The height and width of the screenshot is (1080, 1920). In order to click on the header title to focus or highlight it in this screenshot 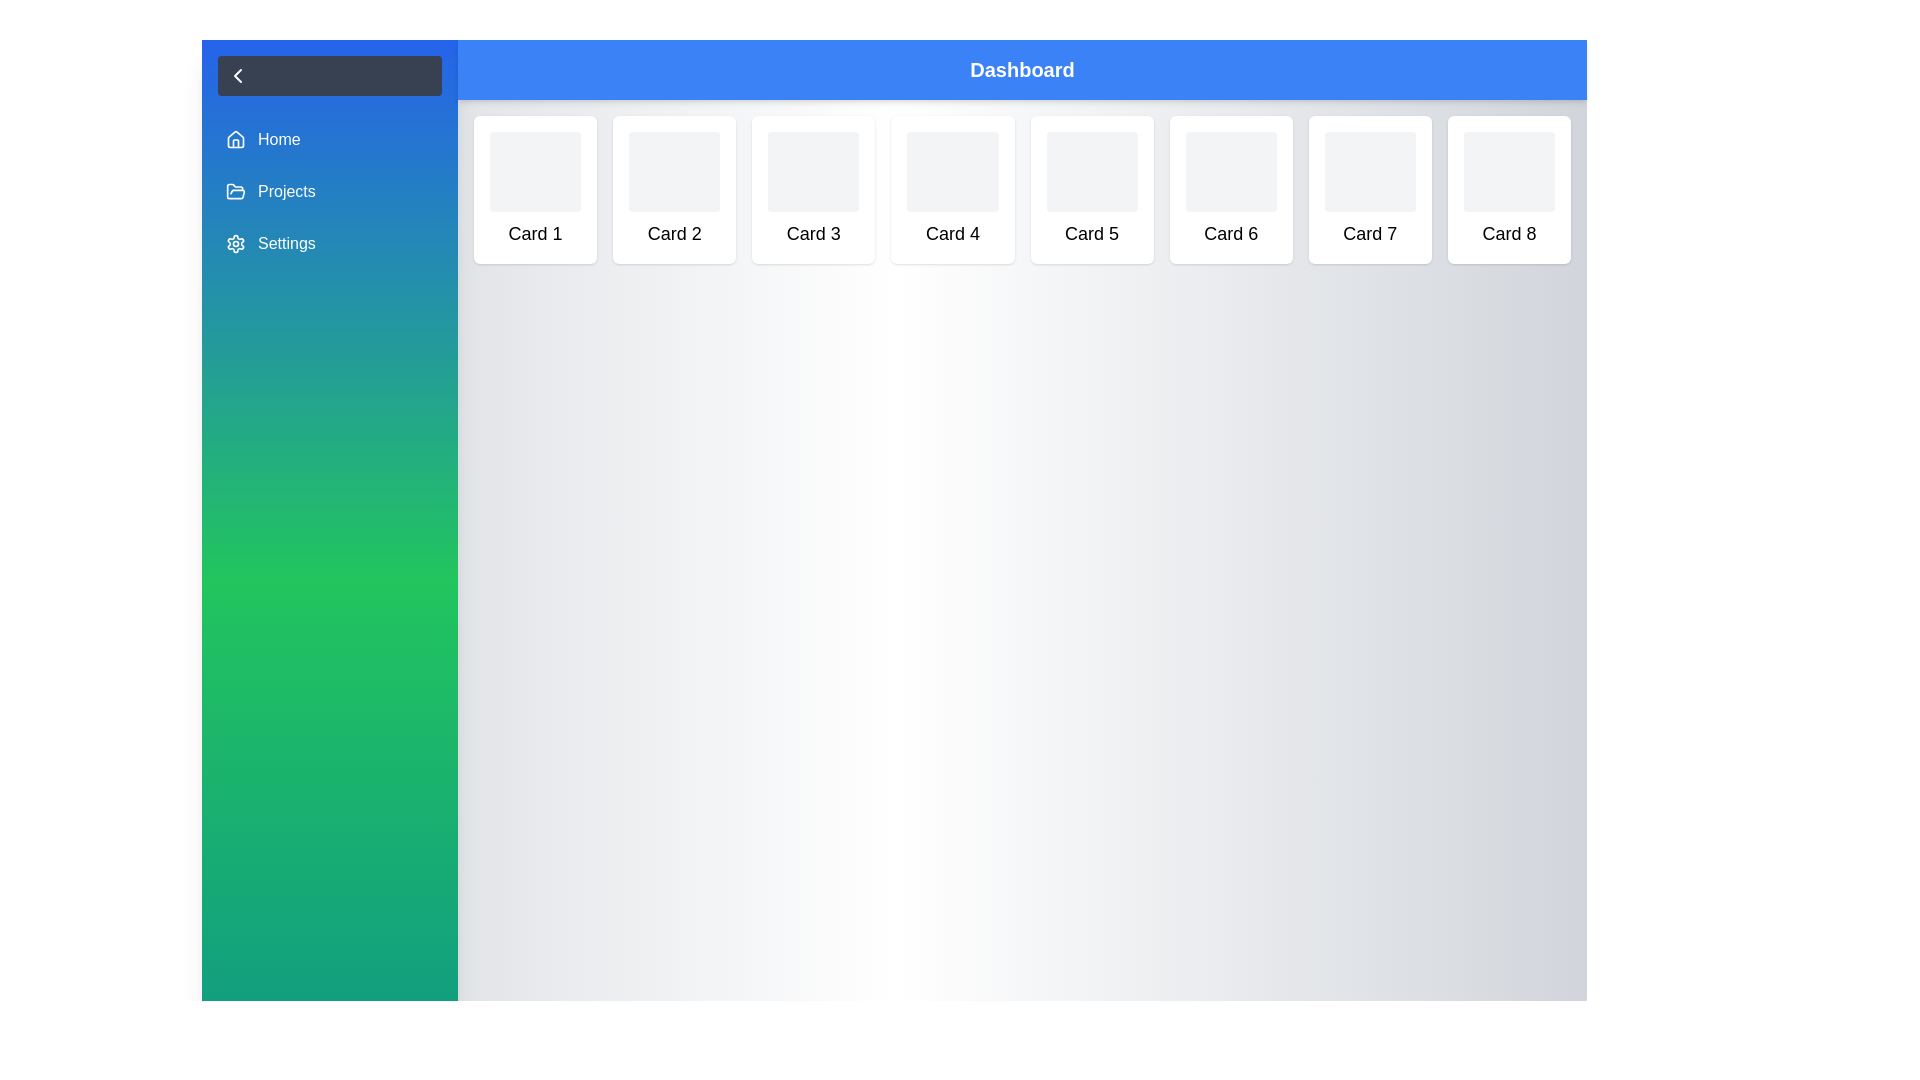, I will do `click(1022, 68)`.